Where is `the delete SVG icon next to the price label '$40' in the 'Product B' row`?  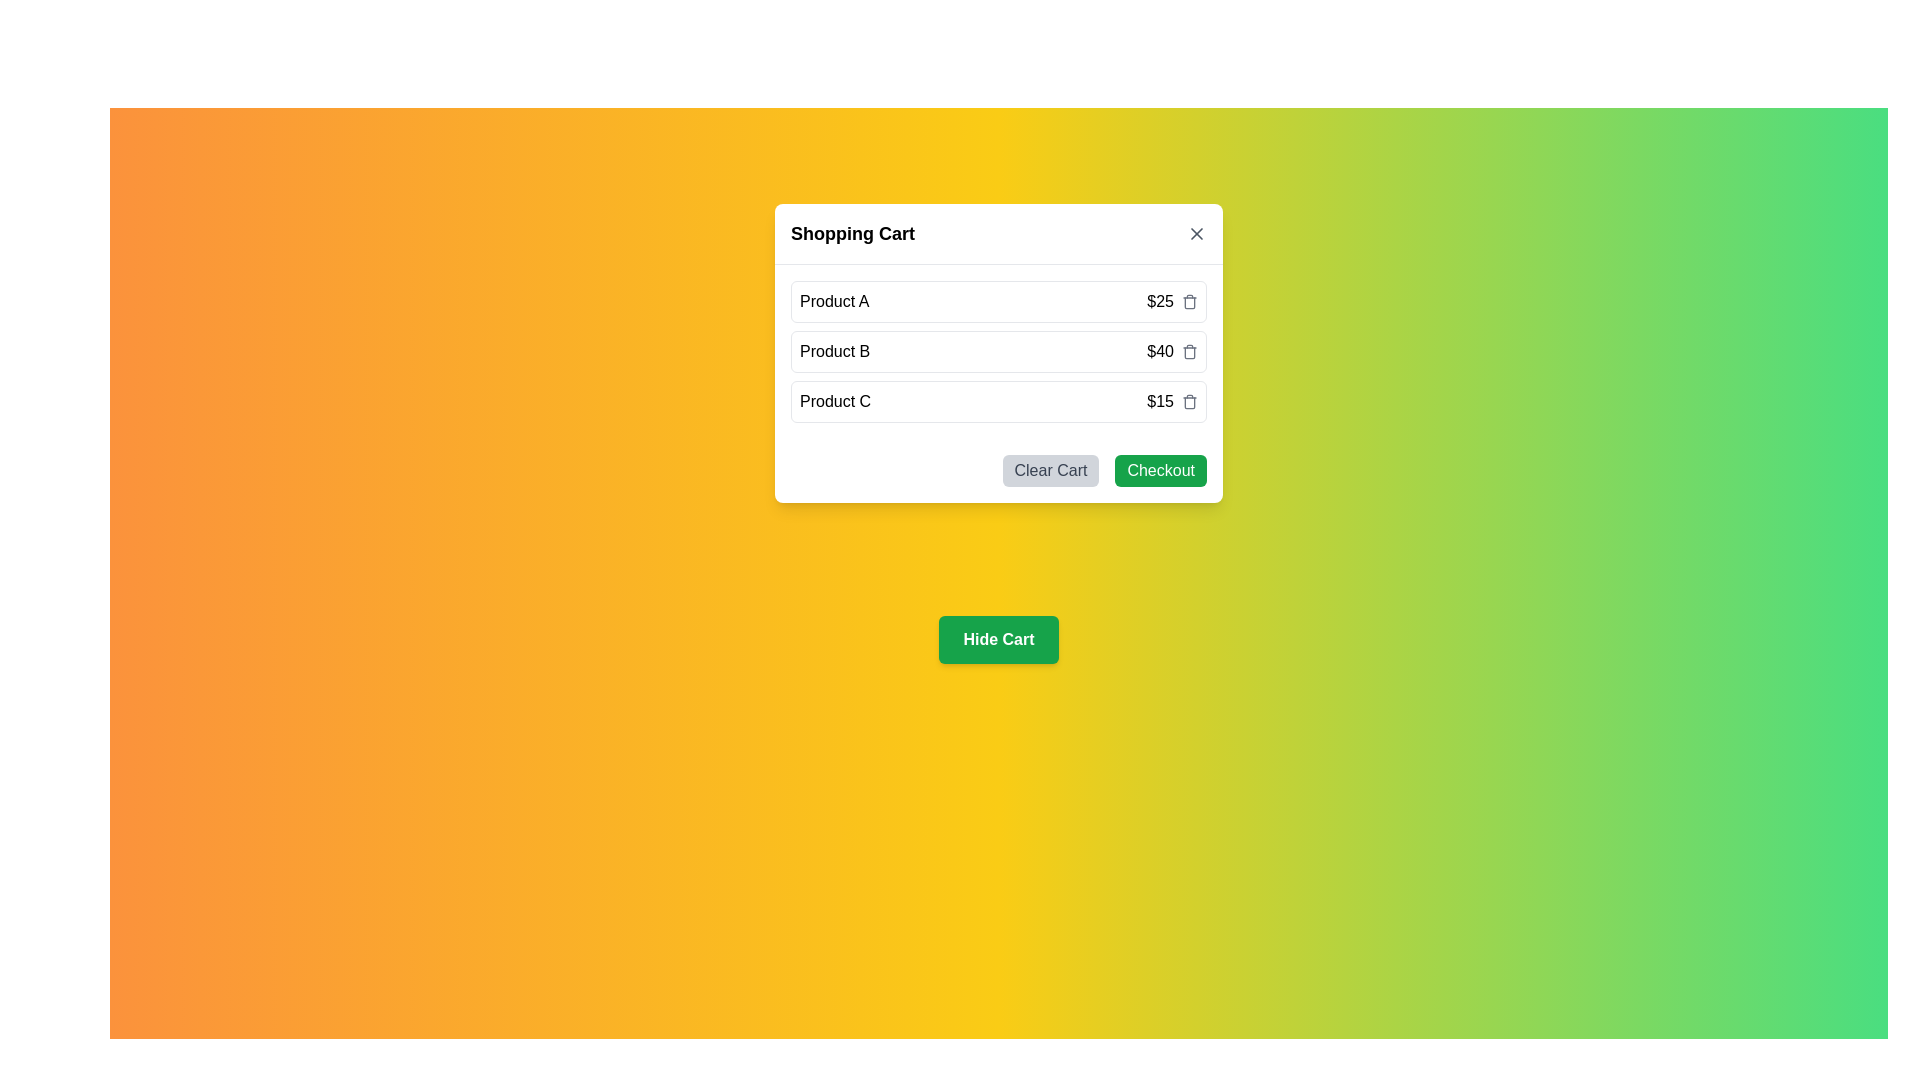 the delete SVG icon next to the price label '$40' in the 'Product B' row is located at coordinates (1190, 350).